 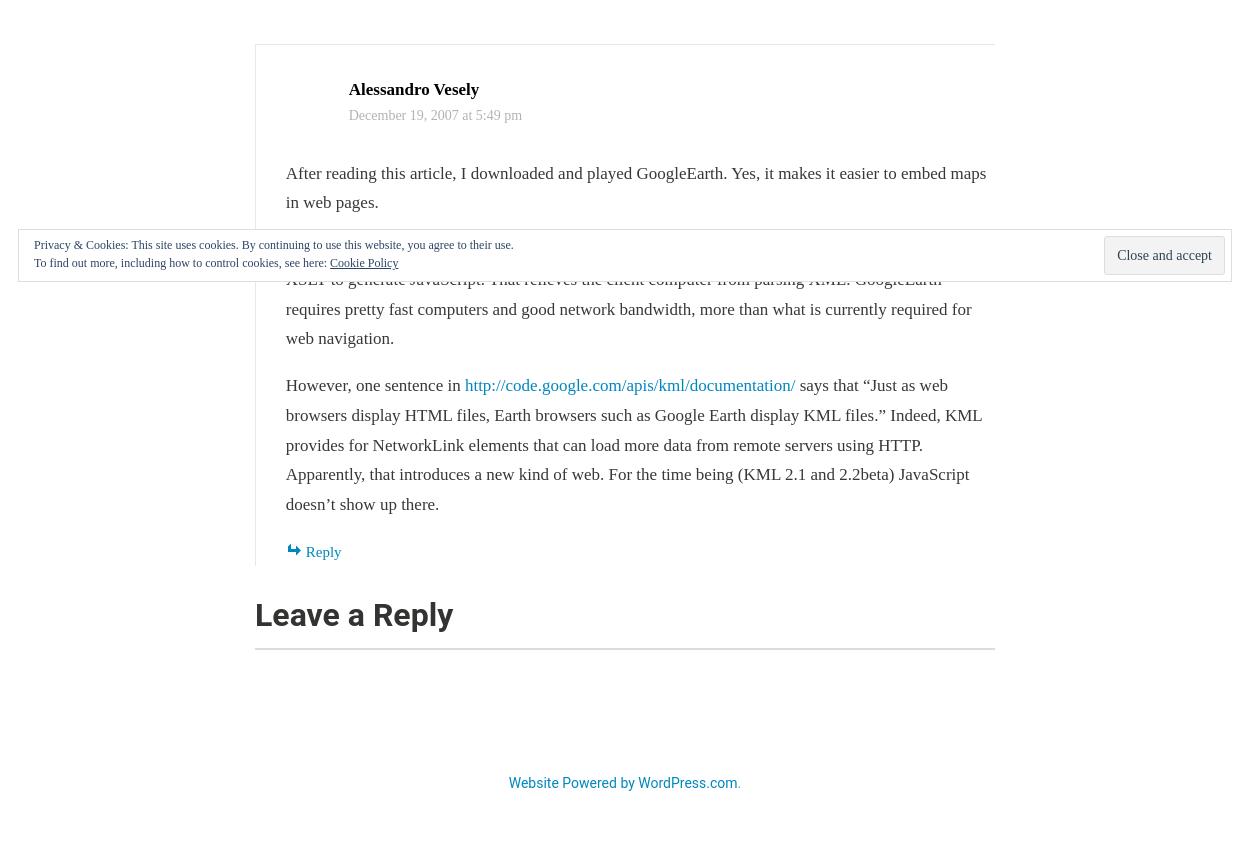 What do you see at coordinates (363, 261) in the screenshot?
I see `'Cookie Policy'` at bounding box center [363, 261].